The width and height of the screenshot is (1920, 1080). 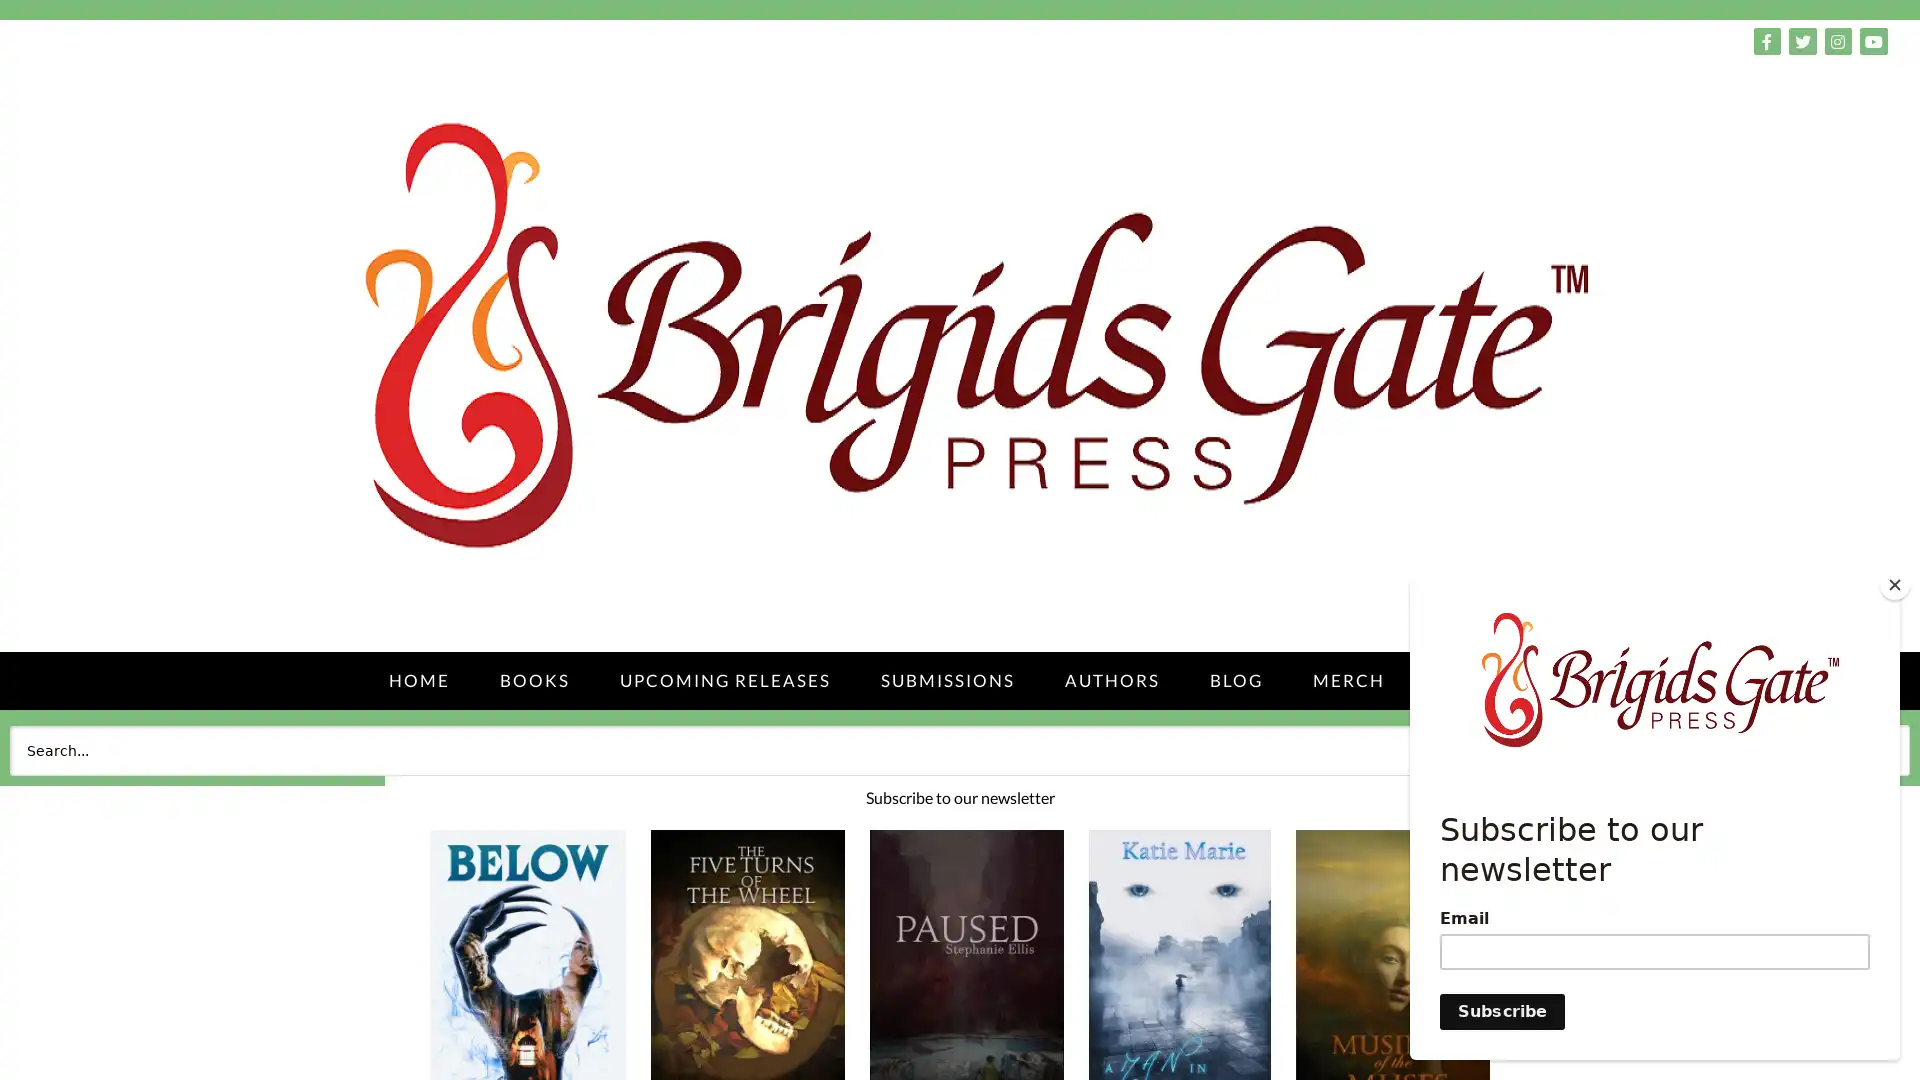 What do you see at coordinates (1864, 749) in the screenshot?
I see `Search` at bounding box center [1864, 749].